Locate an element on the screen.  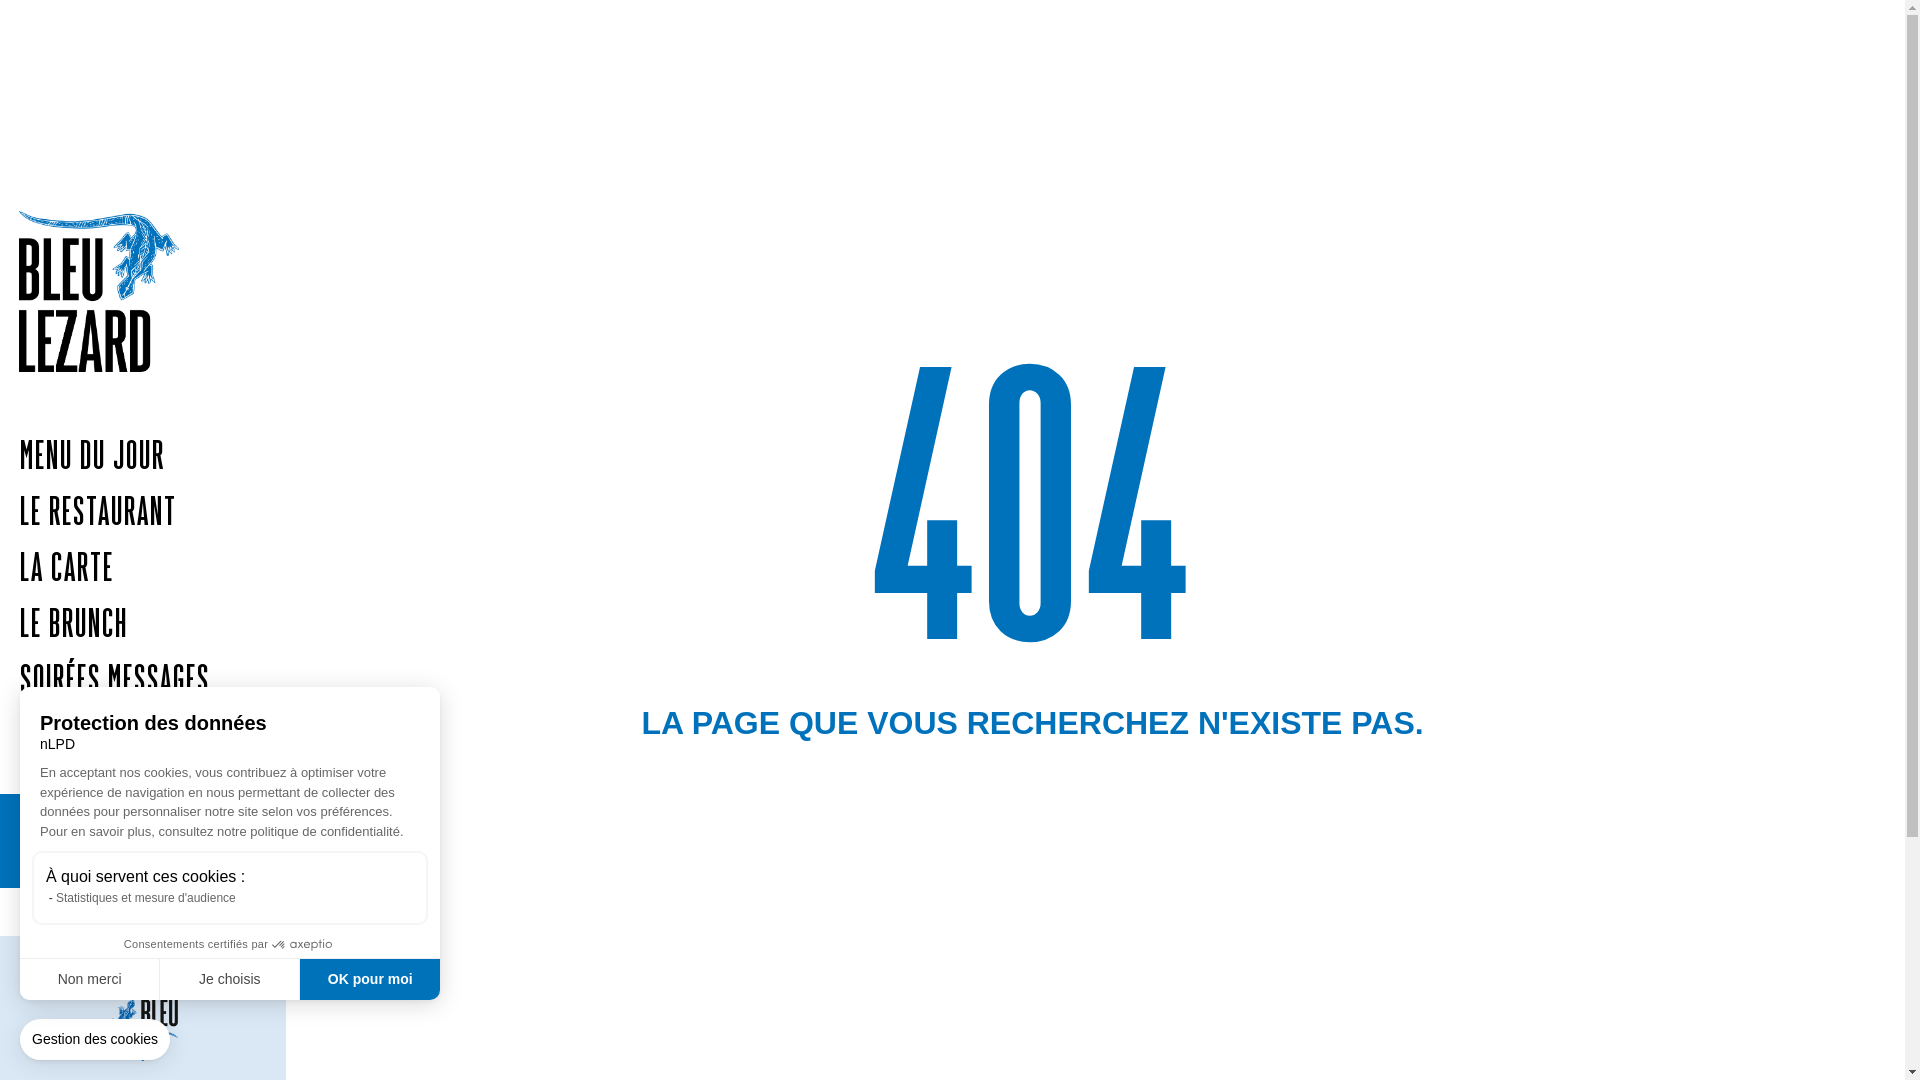
'LE RESTAURANT' is located at coordinates (0, 514).